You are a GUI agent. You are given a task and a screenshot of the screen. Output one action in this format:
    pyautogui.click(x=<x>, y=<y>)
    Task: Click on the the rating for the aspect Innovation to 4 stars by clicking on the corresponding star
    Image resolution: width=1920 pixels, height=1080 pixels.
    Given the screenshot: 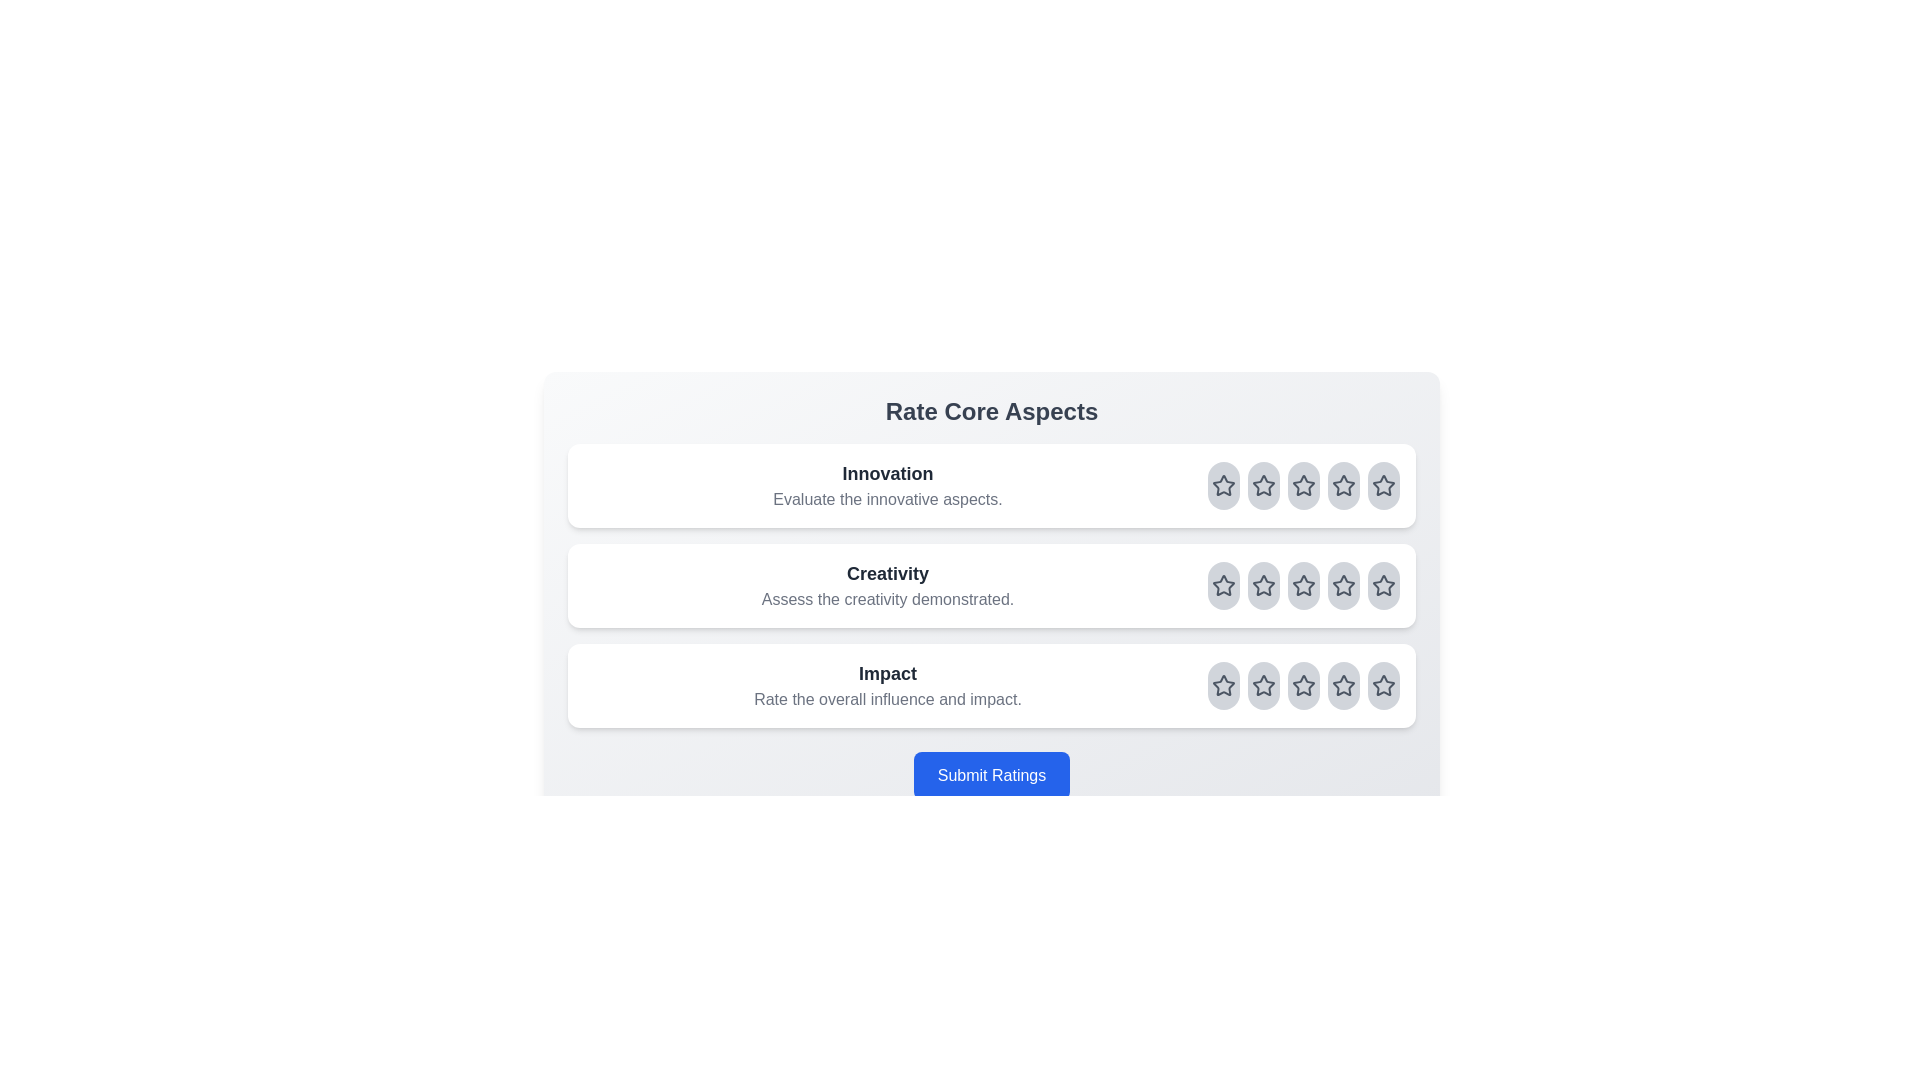 What is the action you would take?
    pyautogui.click(x=1344, y=486)
    